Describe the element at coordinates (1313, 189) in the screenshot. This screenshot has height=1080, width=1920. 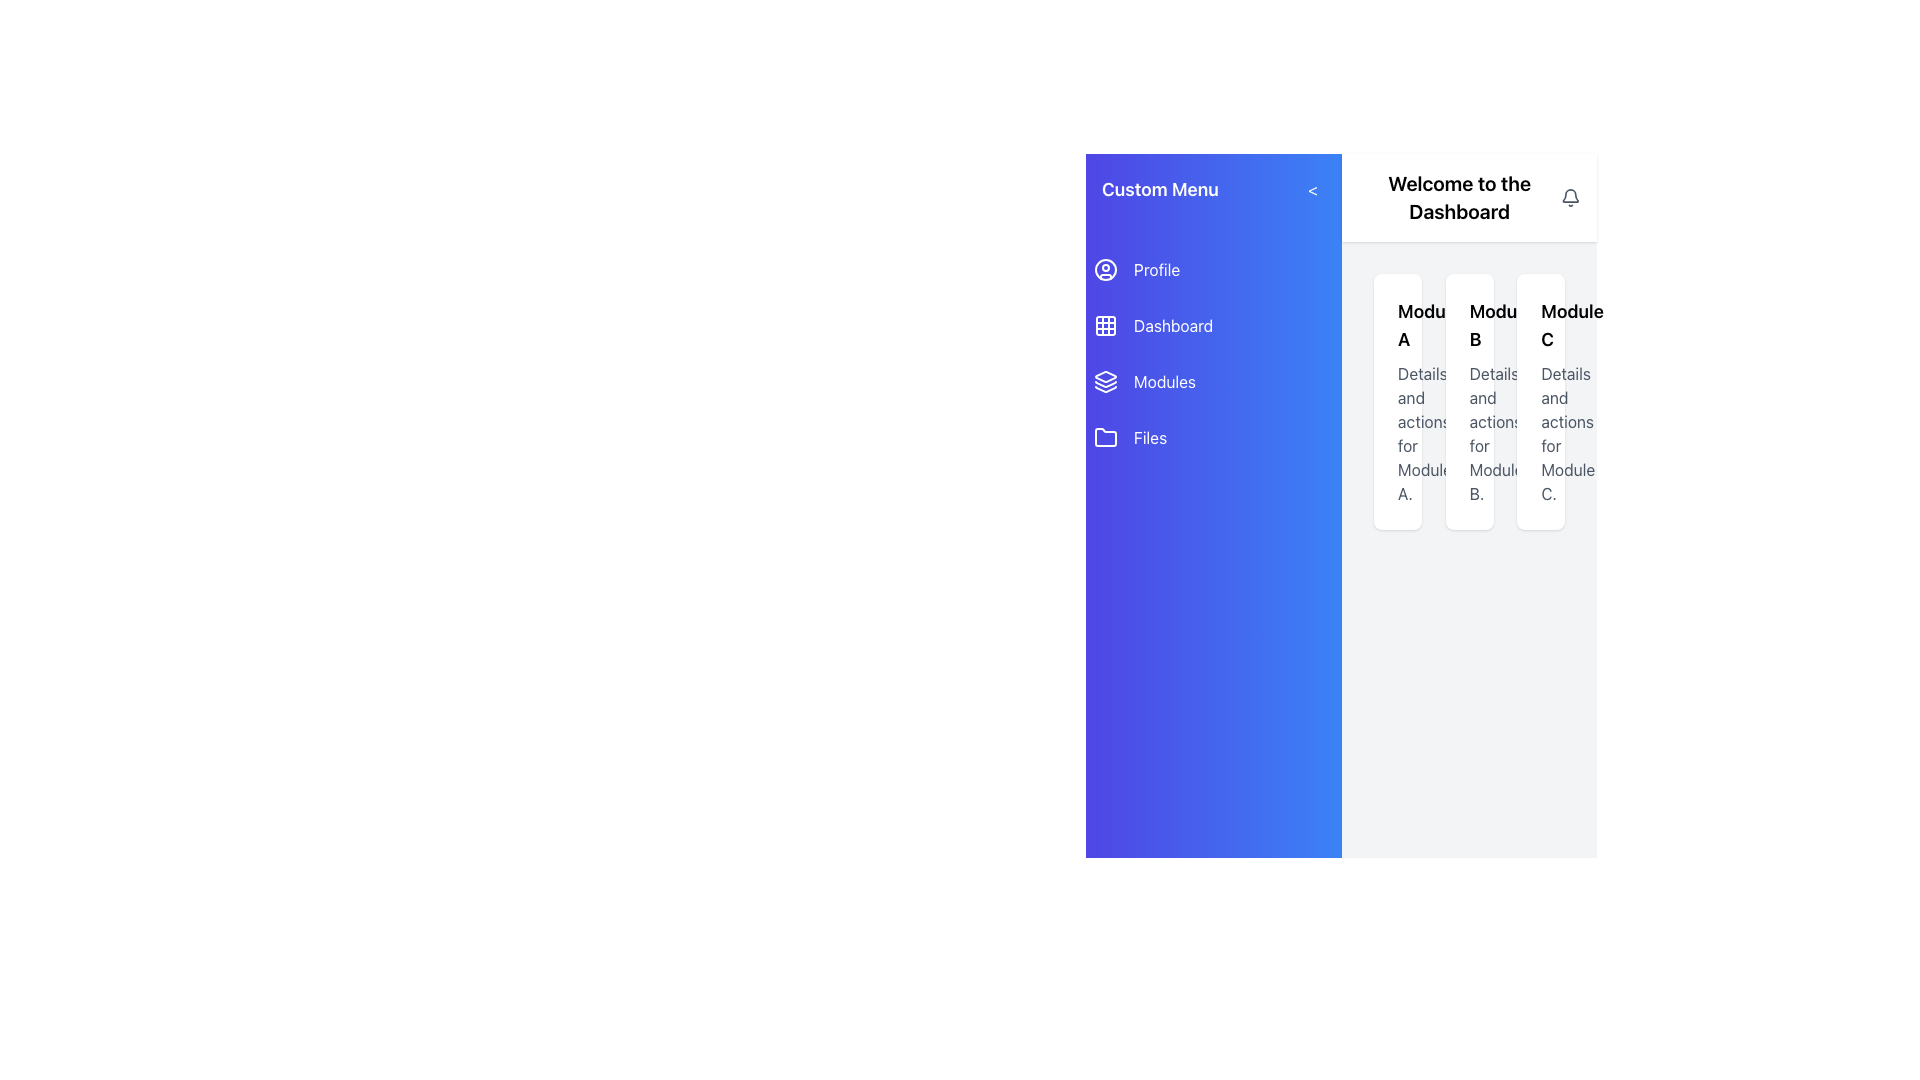
I see `the button located at the top-right corner of the vertical blue menu section labeled 'Custom Menu'` at that location.